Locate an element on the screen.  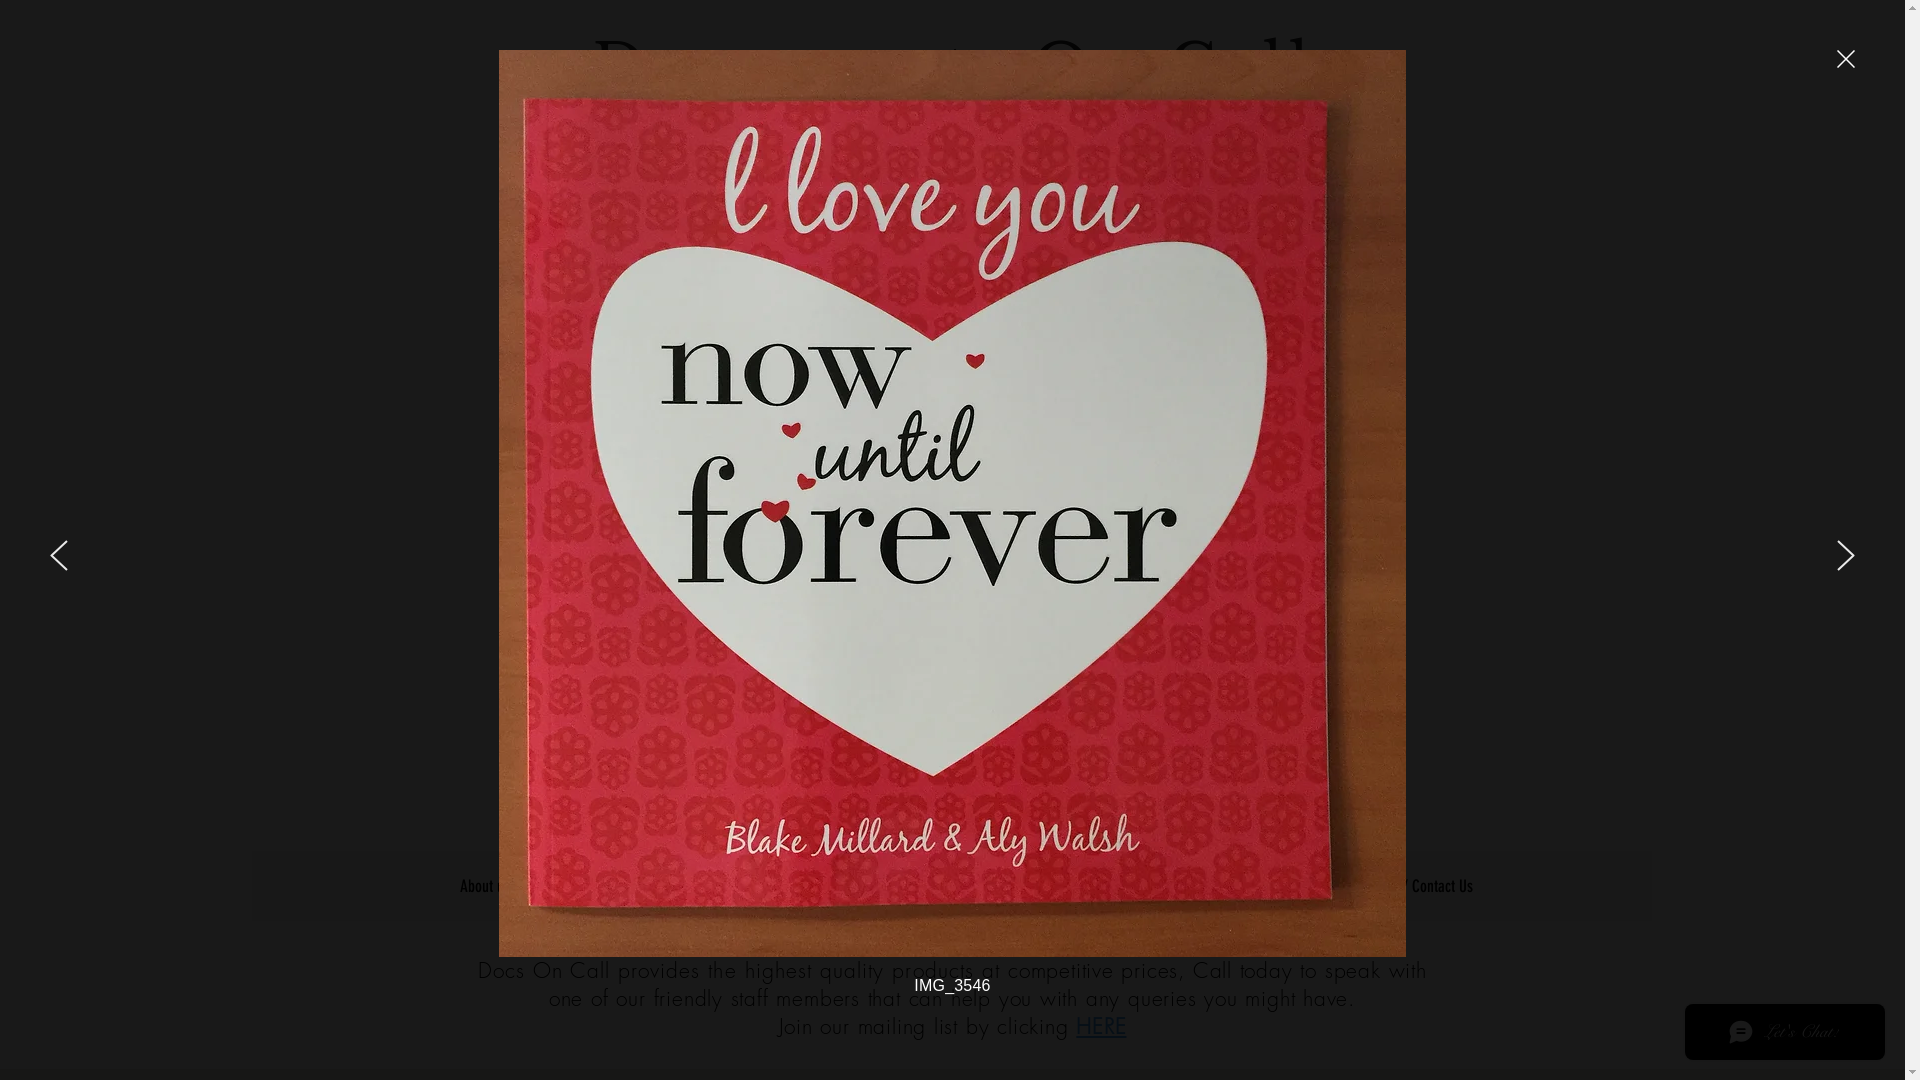
'Documents On Call' is located at coordinates (590, 65).